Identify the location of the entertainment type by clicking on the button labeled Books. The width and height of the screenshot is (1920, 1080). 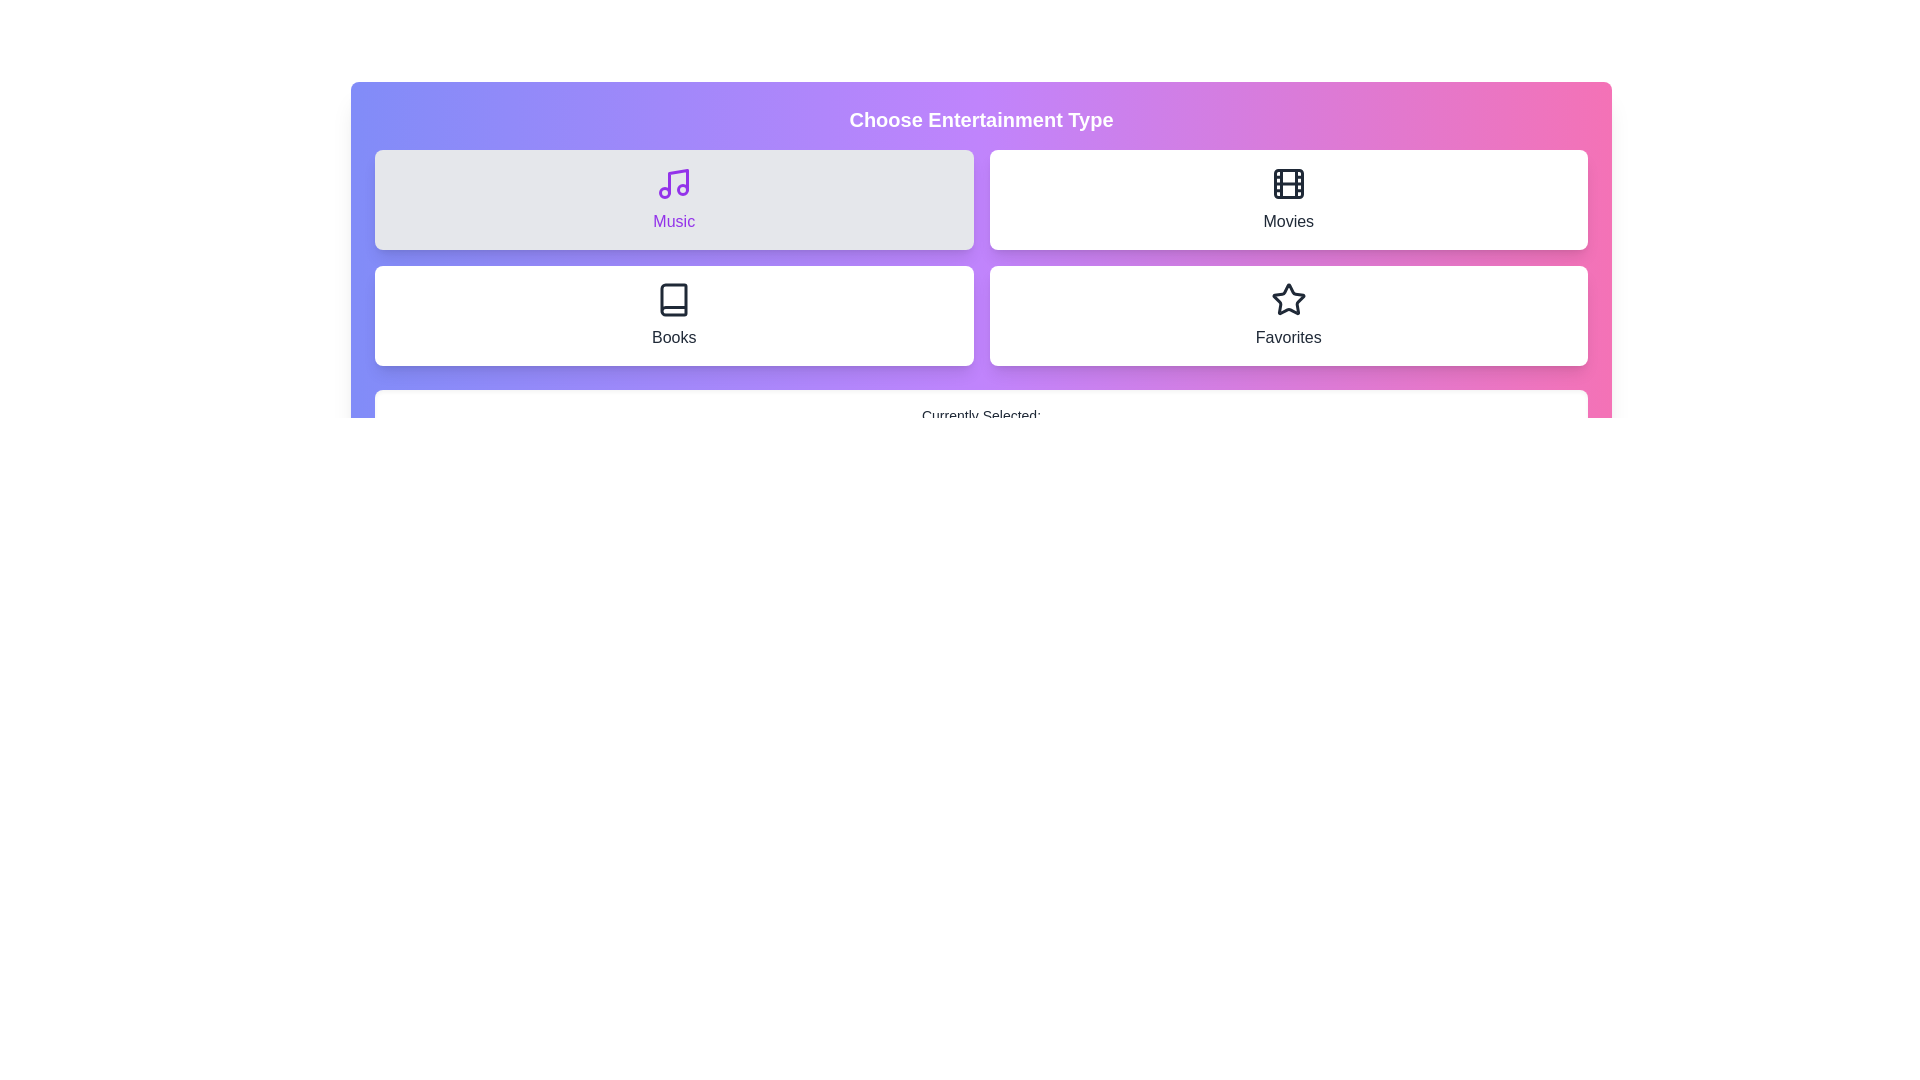
(674, 315).